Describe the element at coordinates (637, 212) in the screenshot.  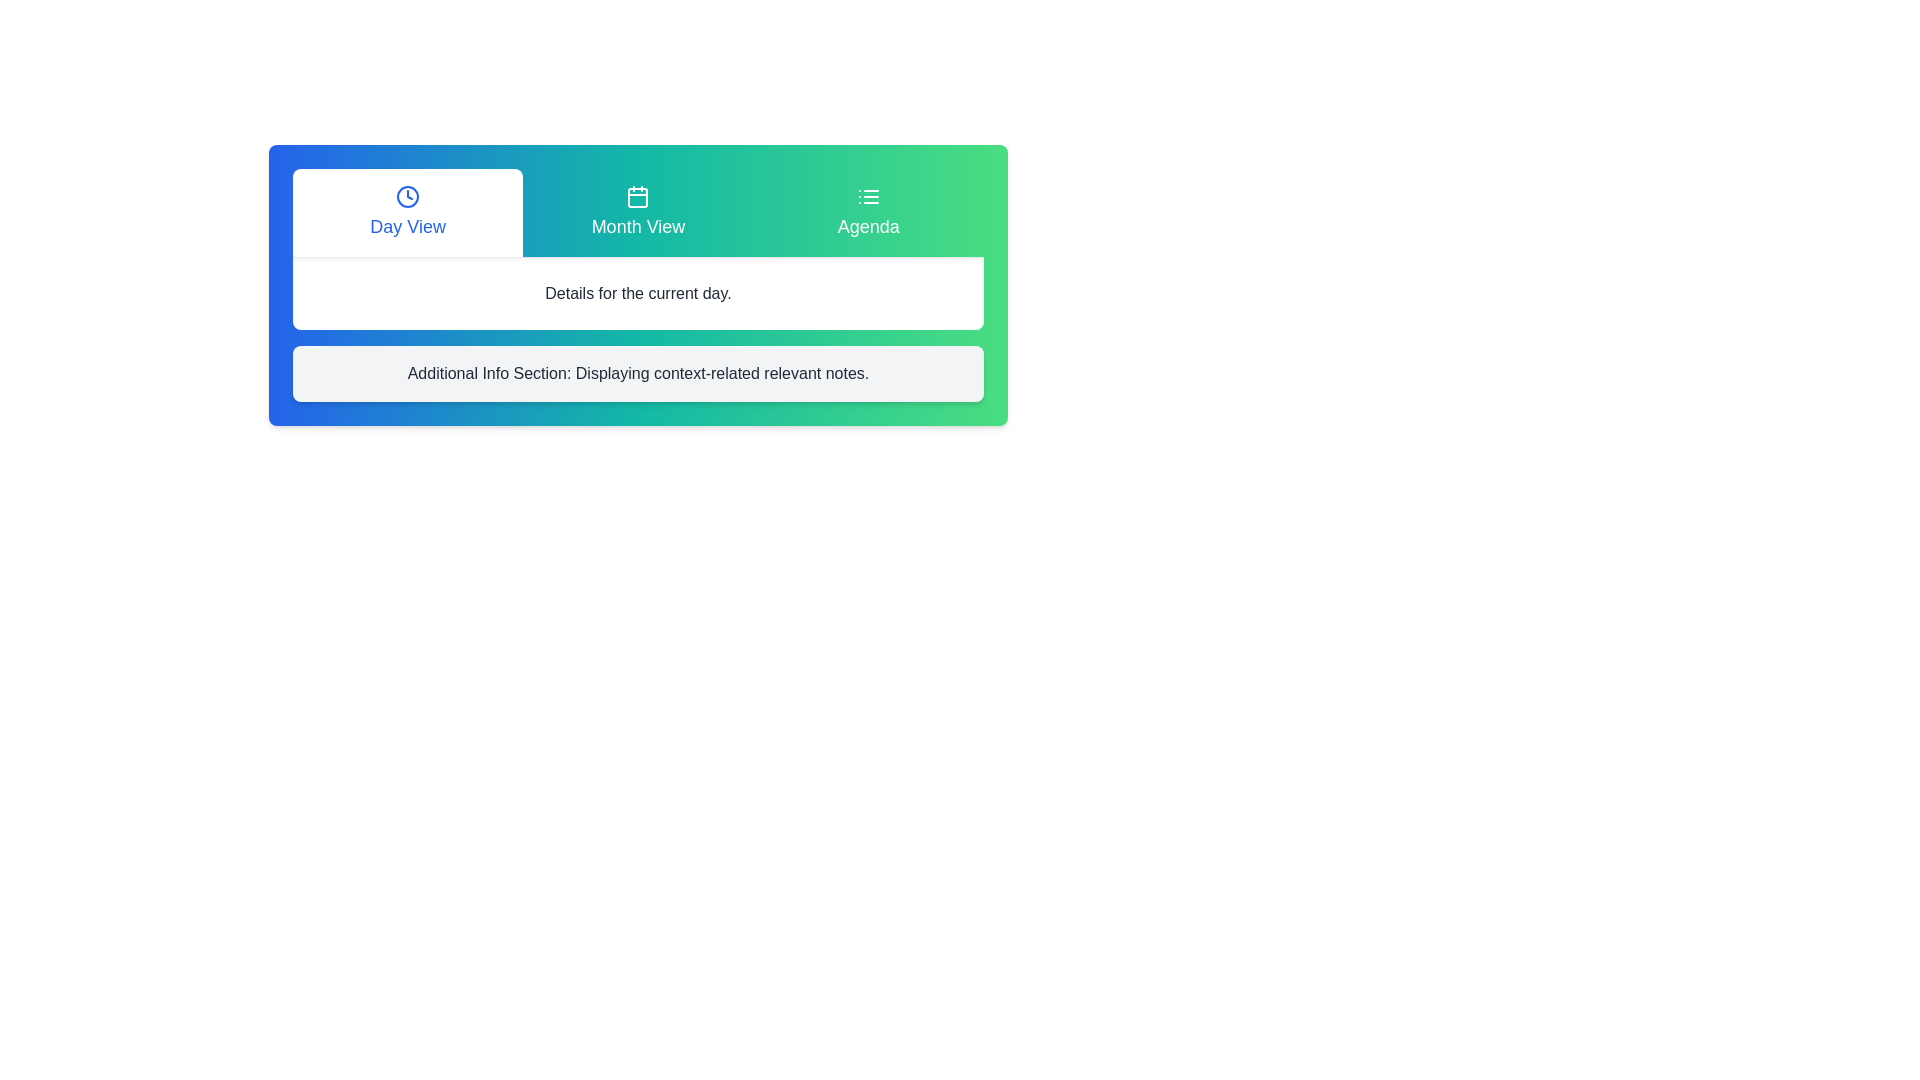
I see `the Month View tab` at that location.